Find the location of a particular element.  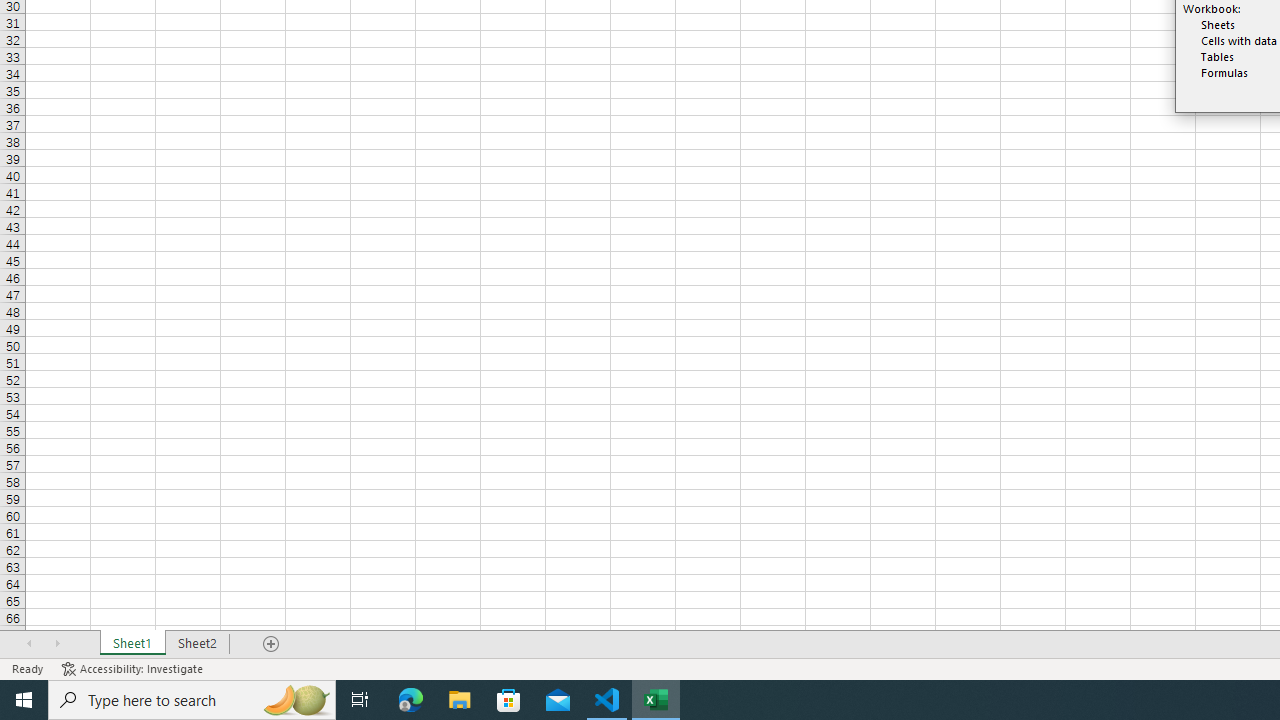

'Excel - 1 running window' is located at coordinates (656, 698).